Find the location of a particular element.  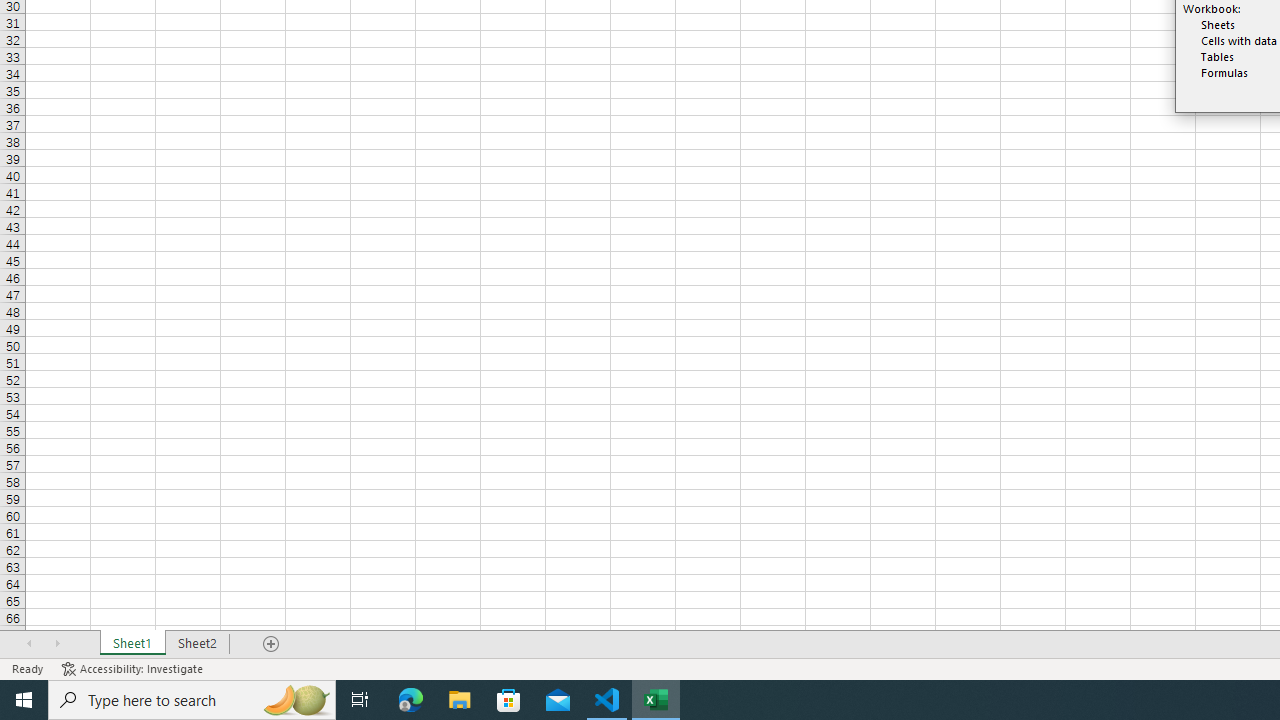

'Excel - 1 running window' is located at coordinates (656, 698).